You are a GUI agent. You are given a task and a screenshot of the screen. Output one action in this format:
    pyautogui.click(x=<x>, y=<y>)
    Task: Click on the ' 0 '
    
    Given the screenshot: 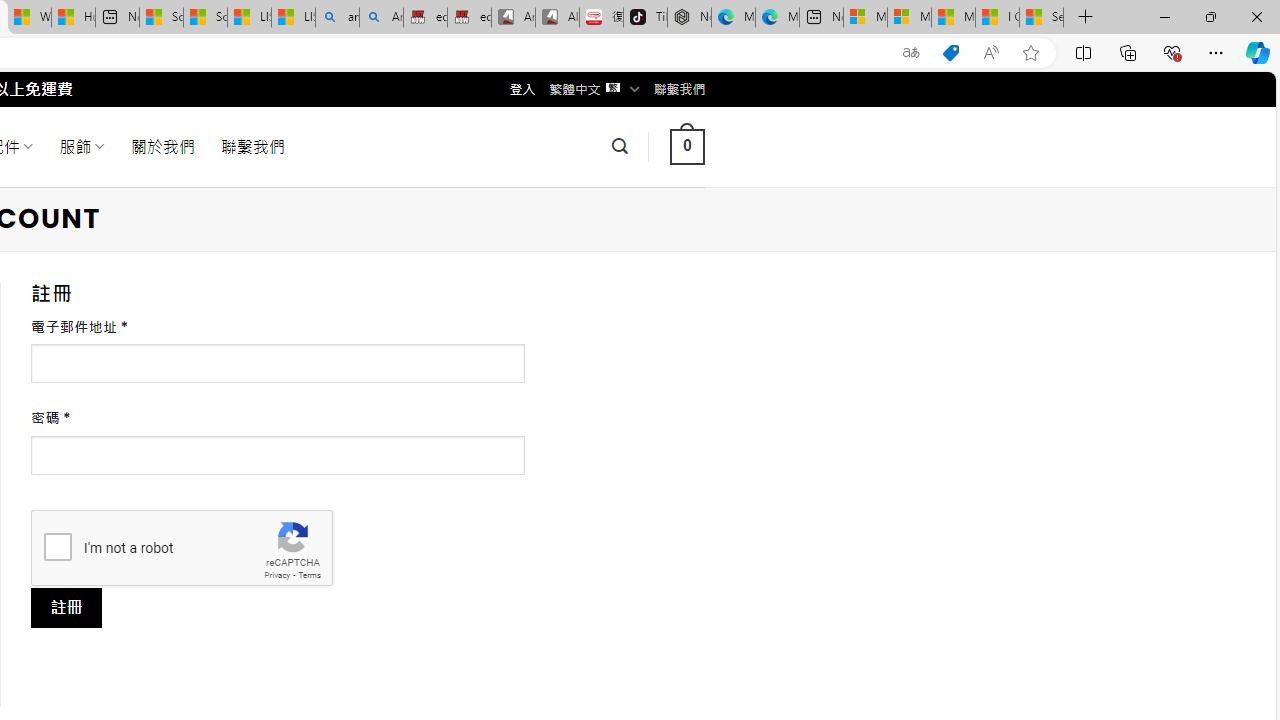 What is the action you would take?
    pyautogui.click(x=687, y=145)
    